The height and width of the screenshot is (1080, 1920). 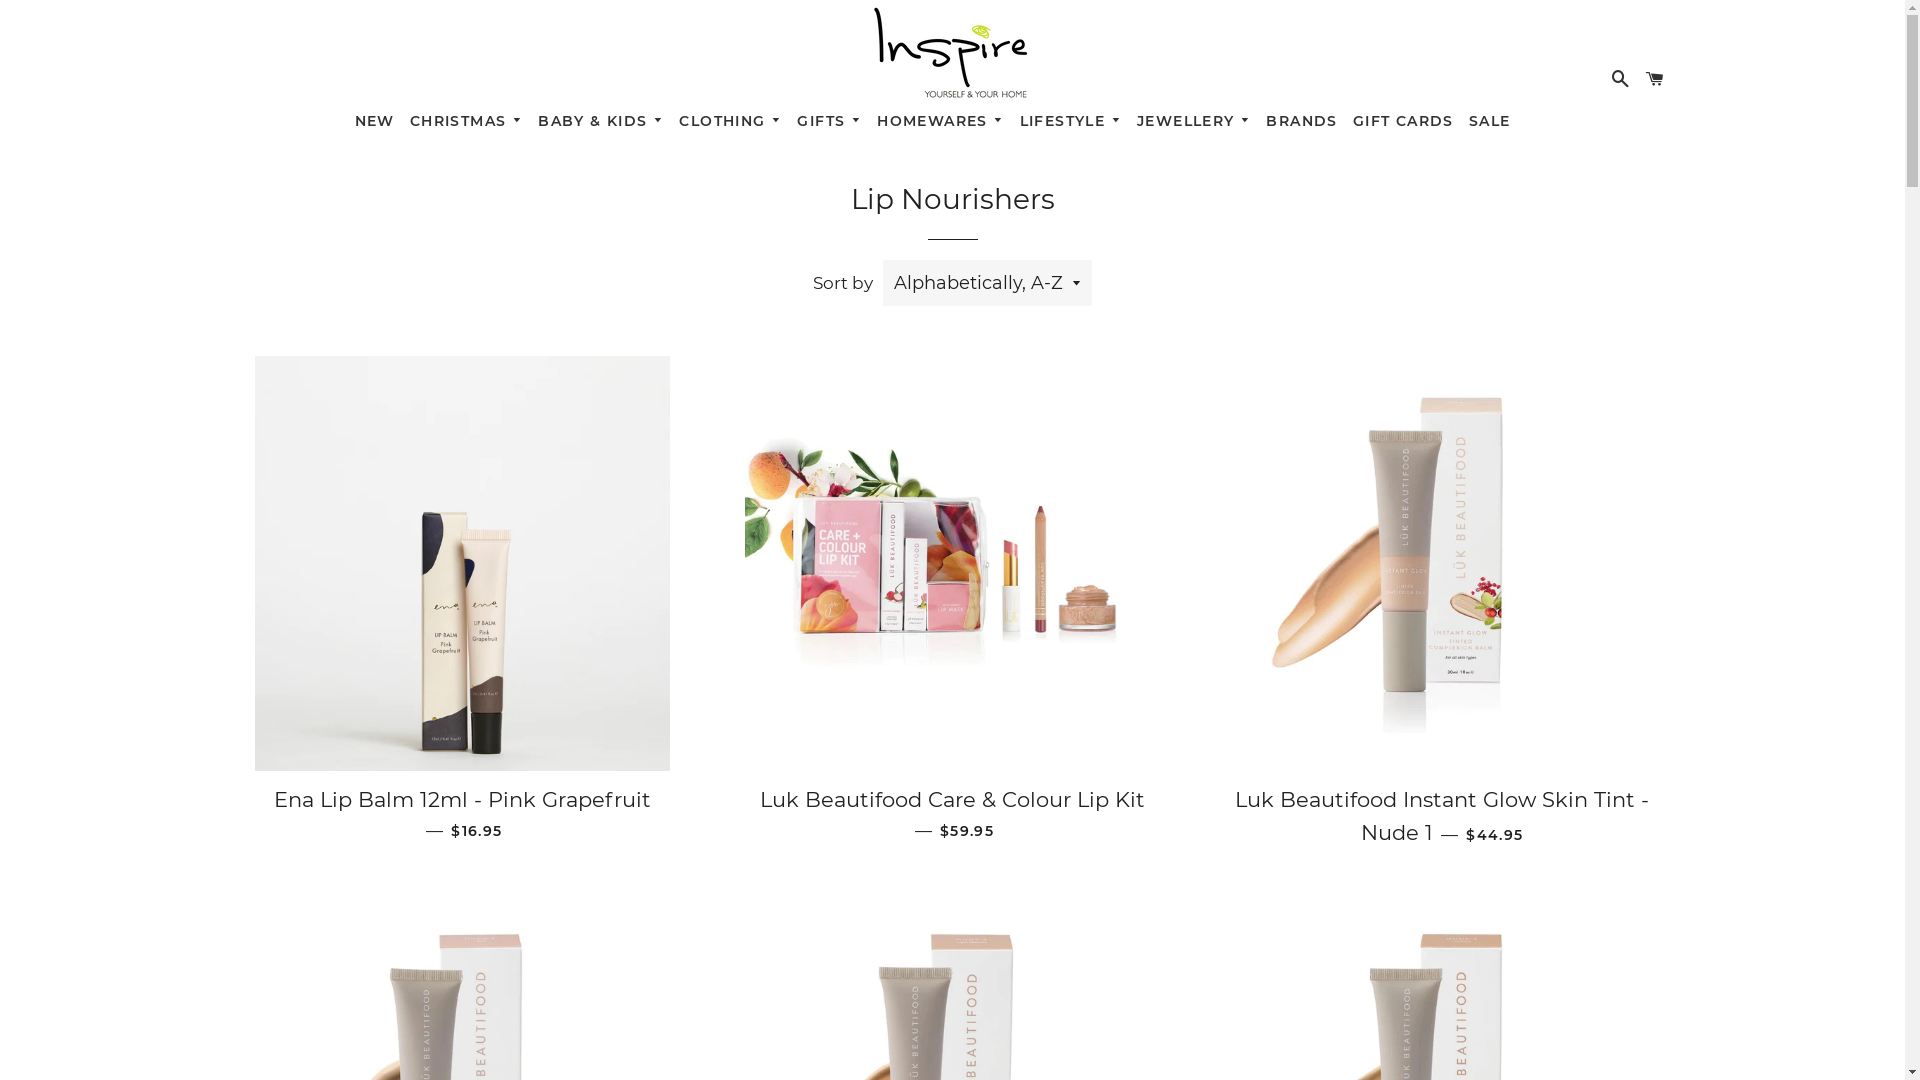 What do you see at coordinates (1301, 117) in the screenshot?
I see `'BRANDS'` at bounding box center [1301, 117].